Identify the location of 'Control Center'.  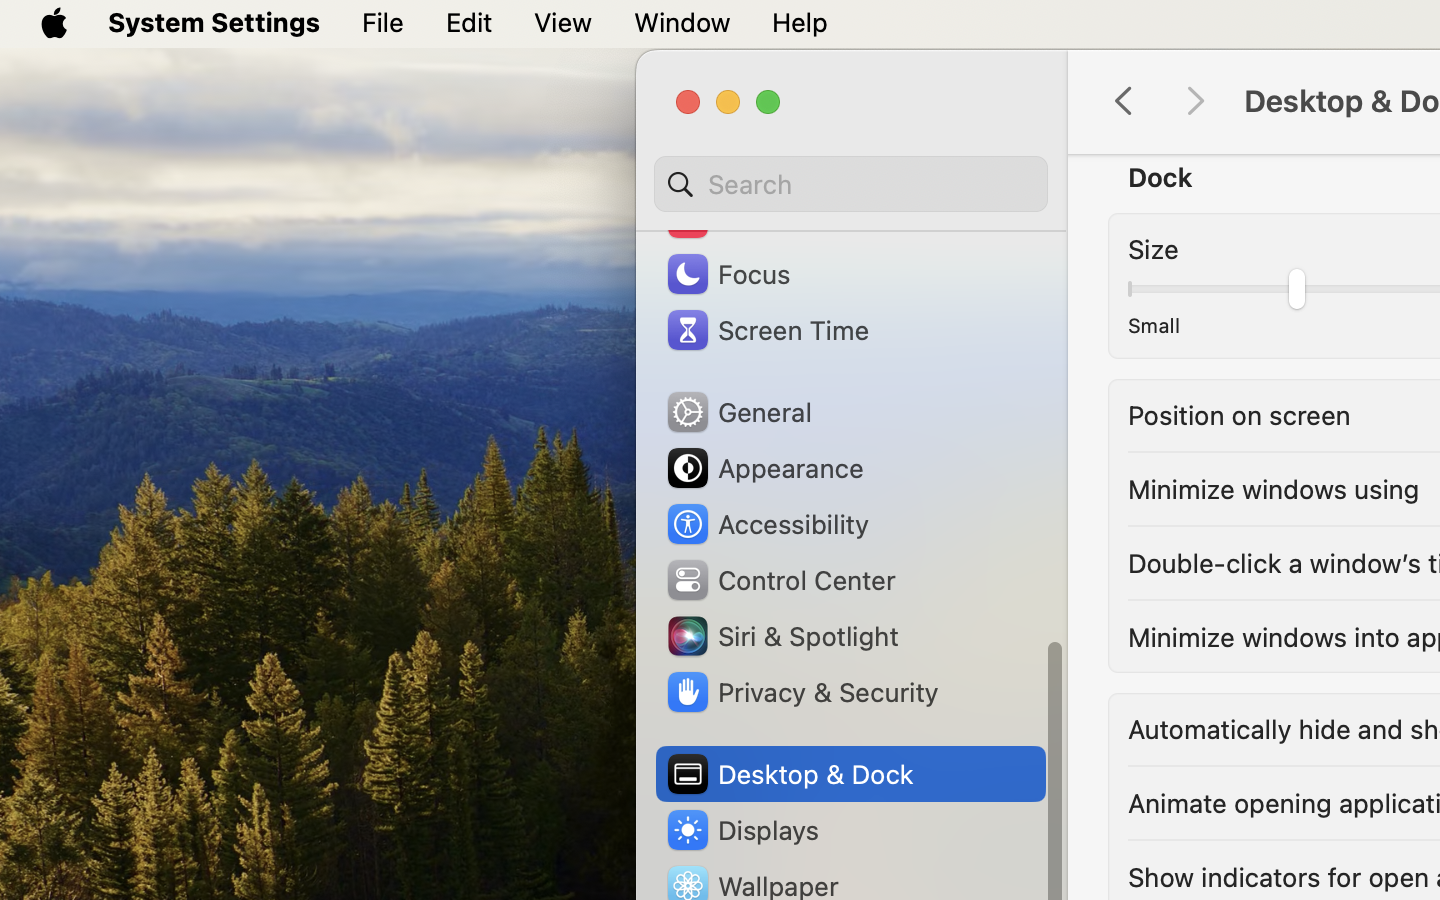
(779, 579).